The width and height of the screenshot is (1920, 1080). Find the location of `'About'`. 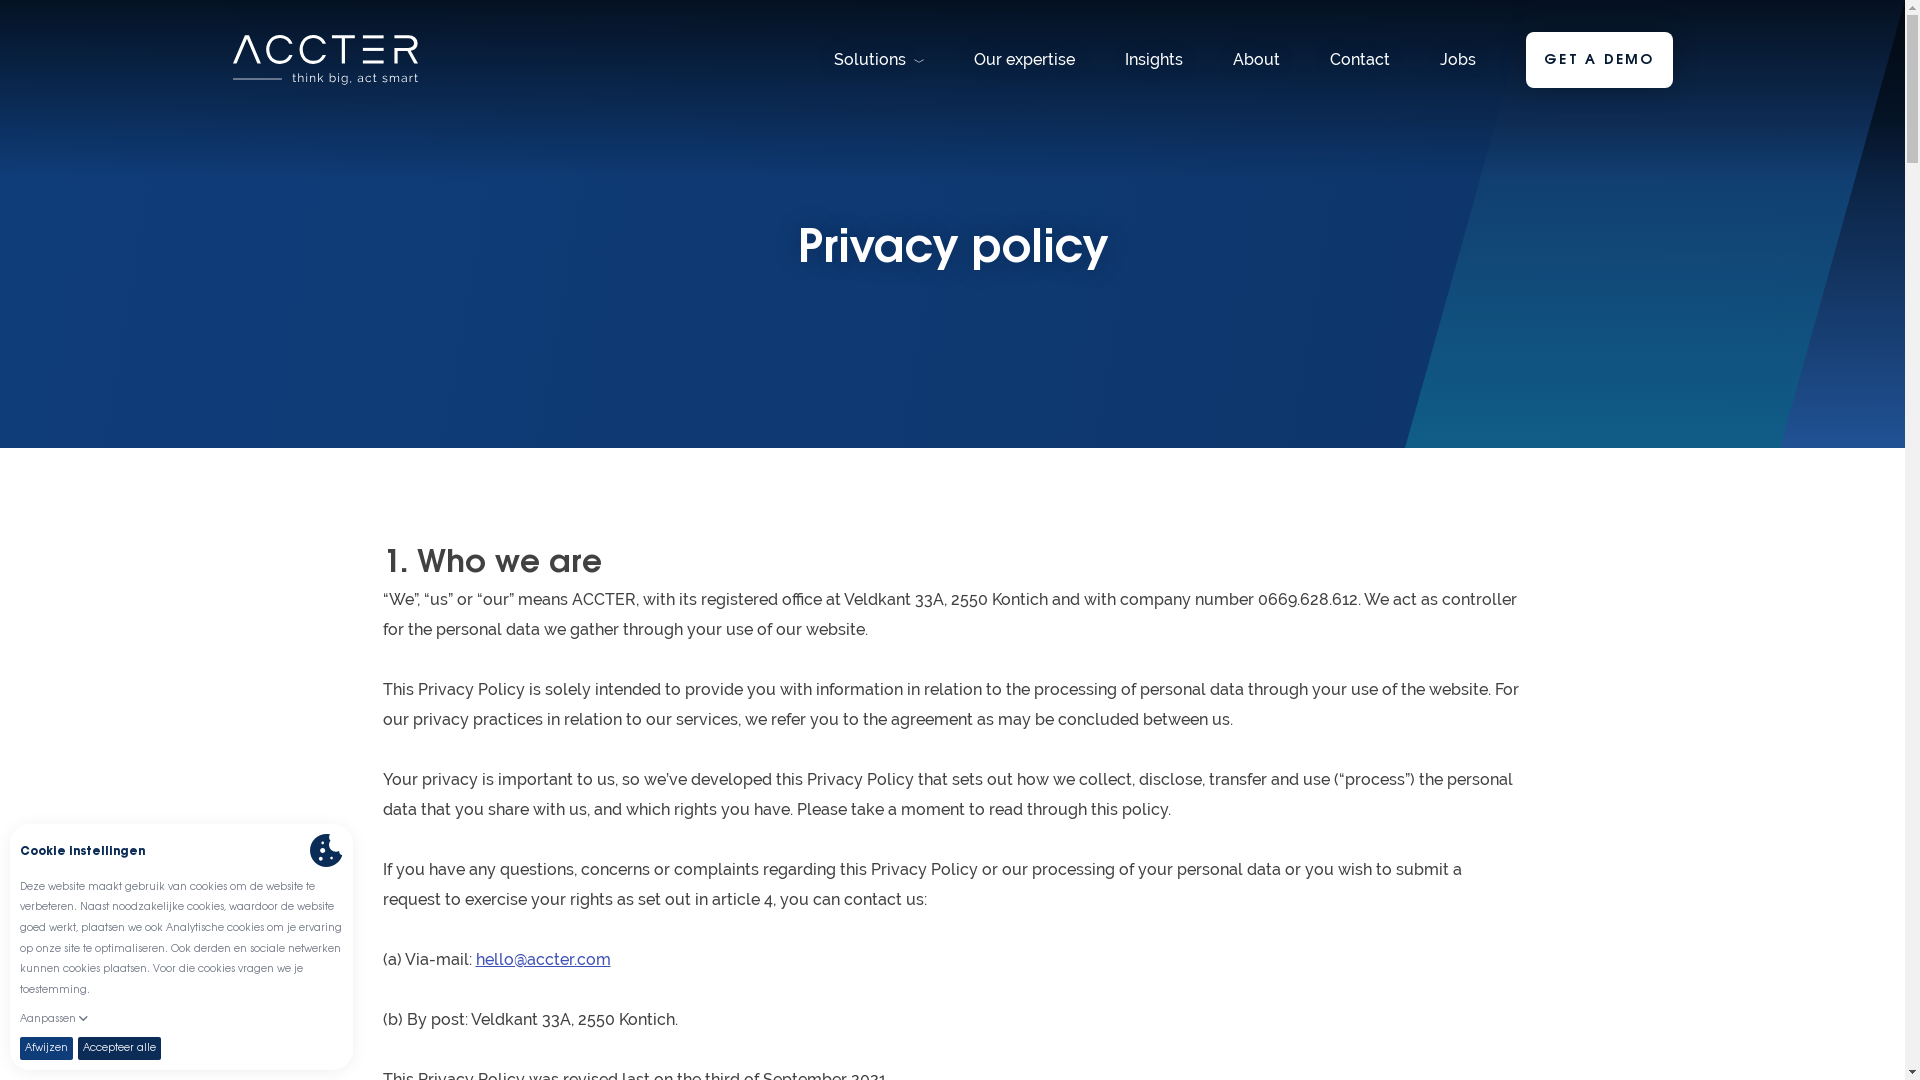

'About' is located at coordinates (1255, 59).